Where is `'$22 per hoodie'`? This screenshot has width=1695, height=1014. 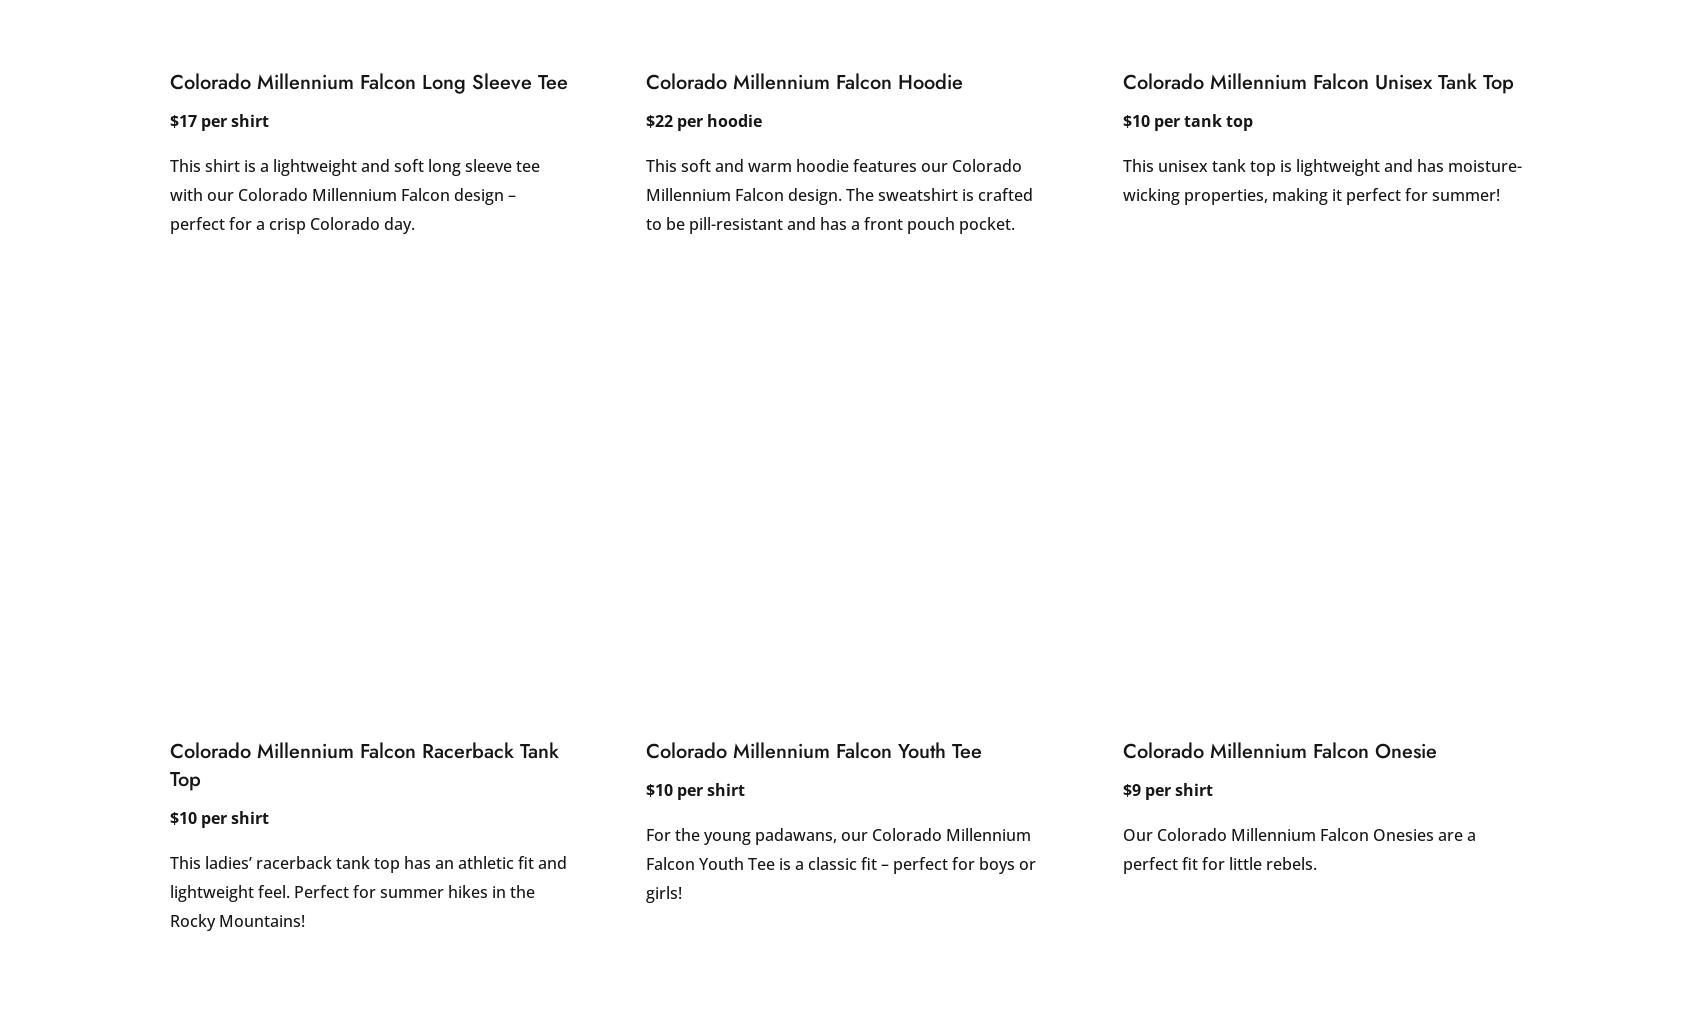
'$22 per hoodie' is located at coordinates (703, 120).